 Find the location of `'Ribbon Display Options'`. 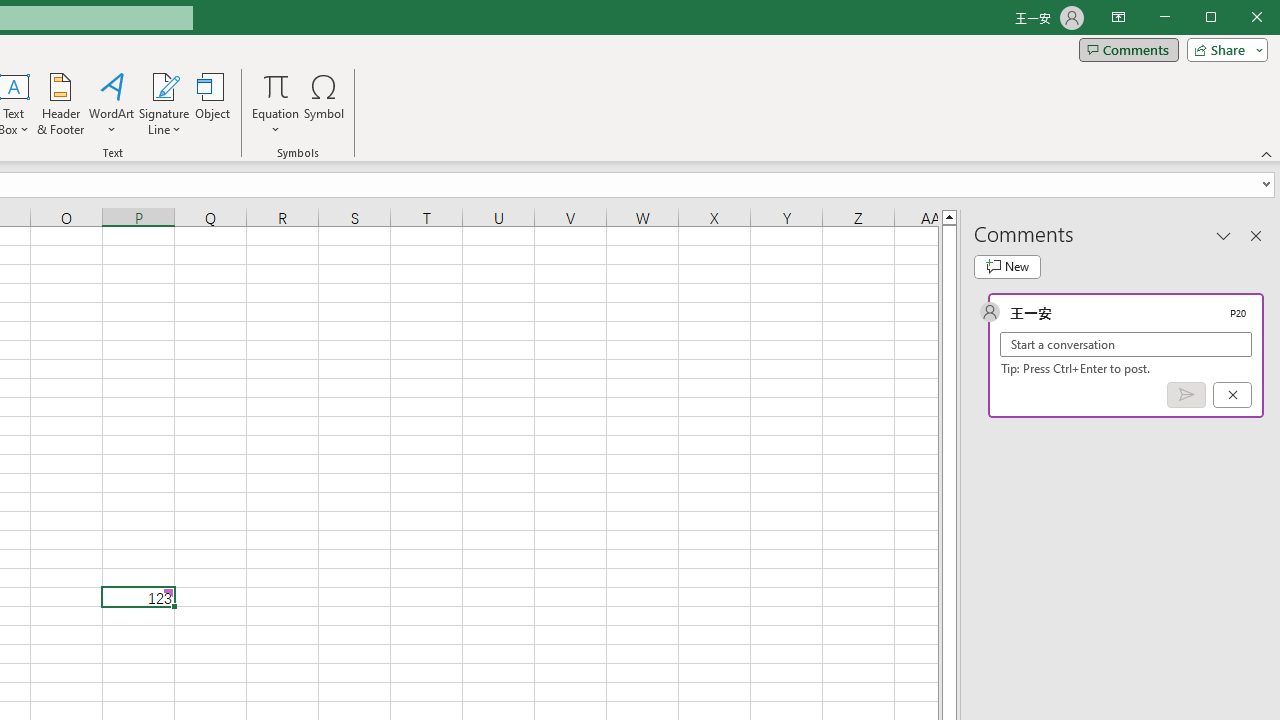

'Ribbon Display Options' is located at coordinates (1117, 18).